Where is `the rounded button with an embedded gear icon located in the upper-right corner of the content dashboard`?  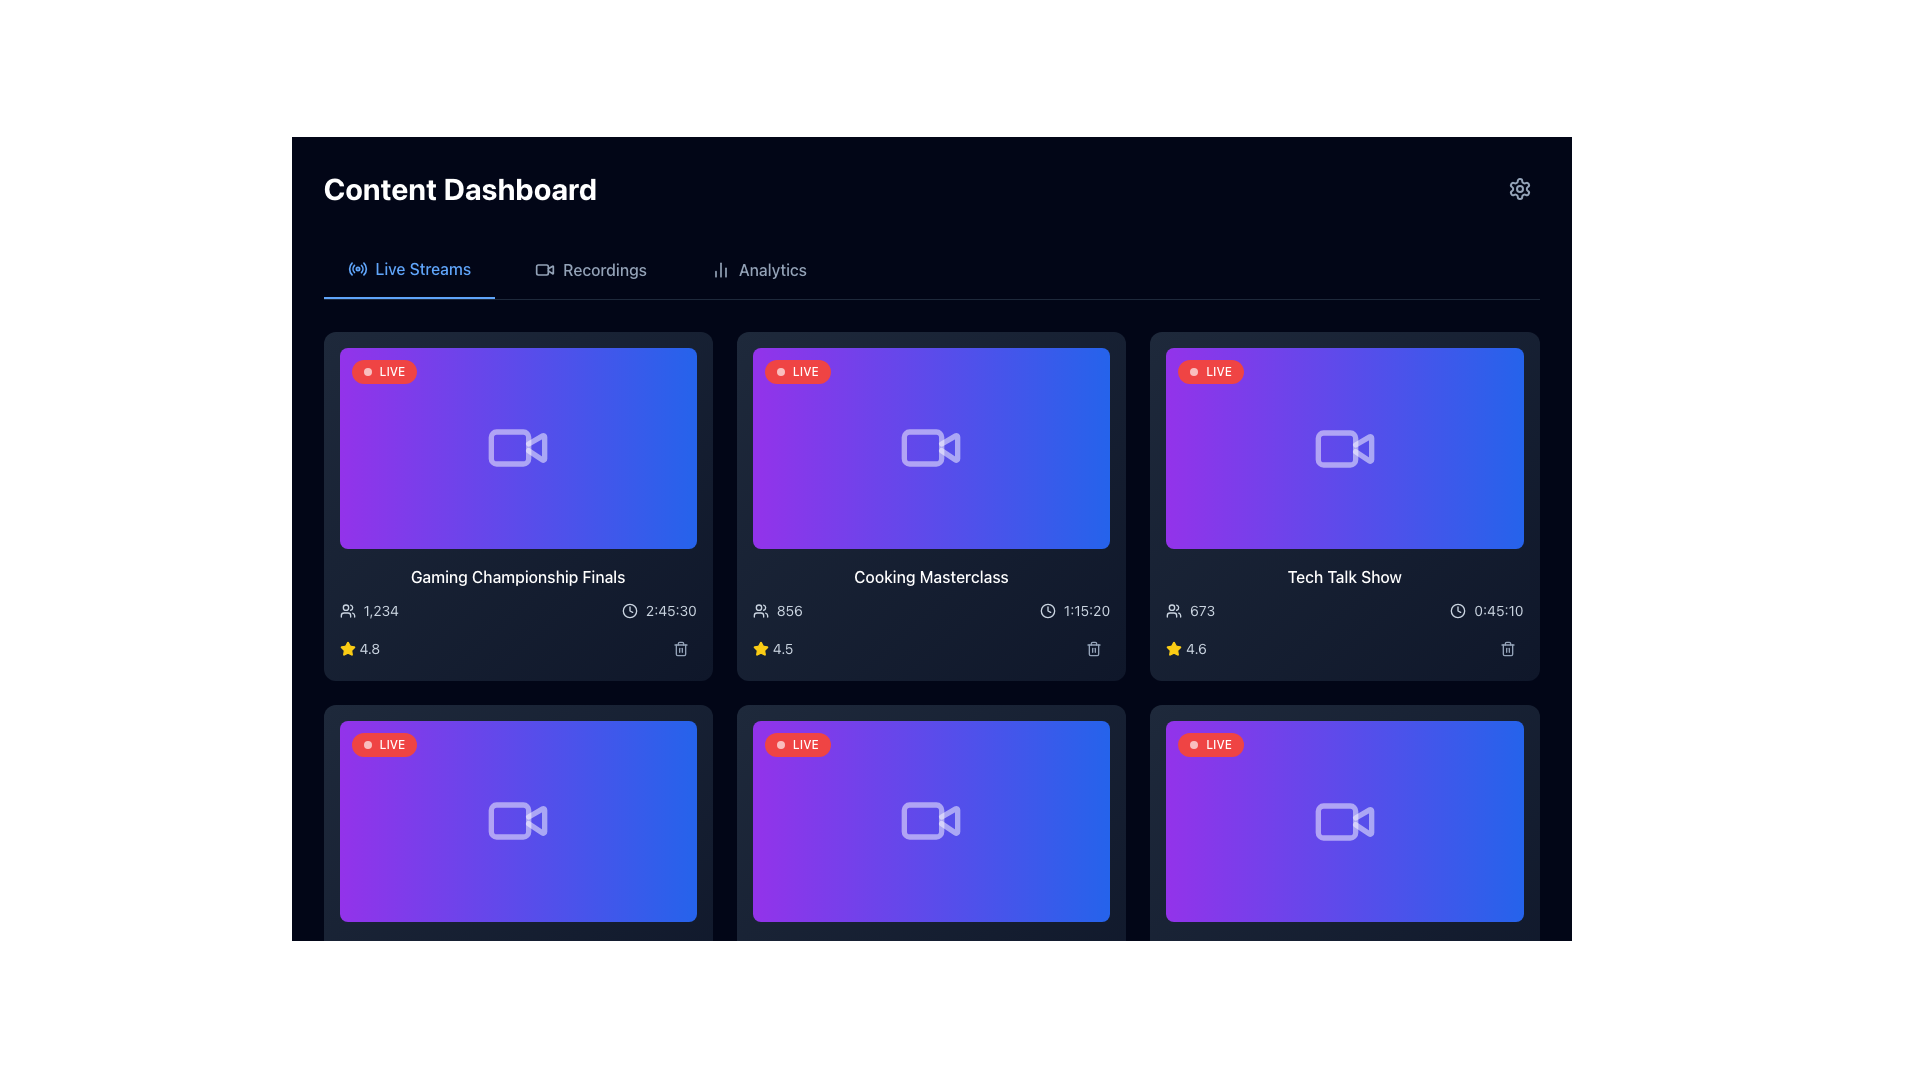 the rounded button with an embedded gear icon located in the upper-right corner of the content dashboard is located at coordinates (1519, 189).